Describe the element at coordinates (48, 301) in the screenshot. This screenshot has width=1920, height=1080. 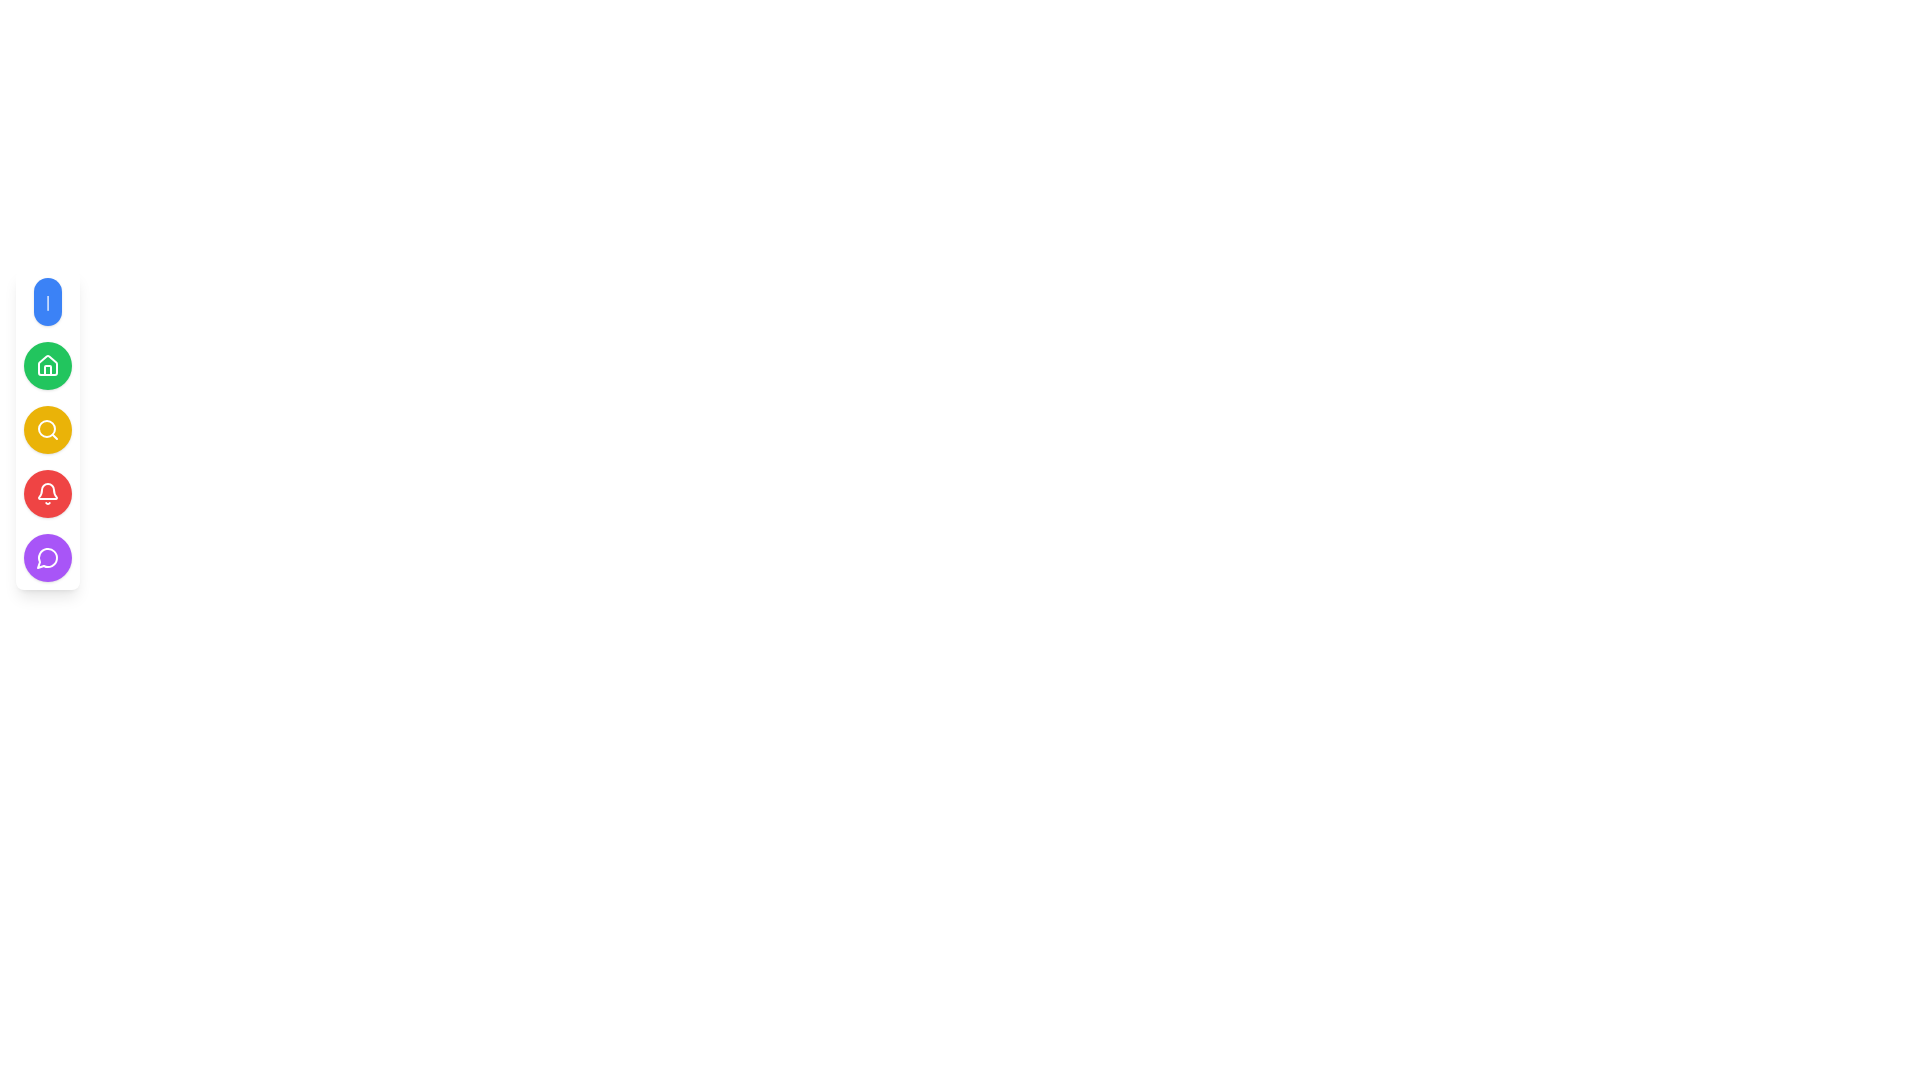
I see `the circular blue button with a white vertical bar at its center, positioned at the top of a vertical stack of controls in the fixed sidebar on the left` at that location.